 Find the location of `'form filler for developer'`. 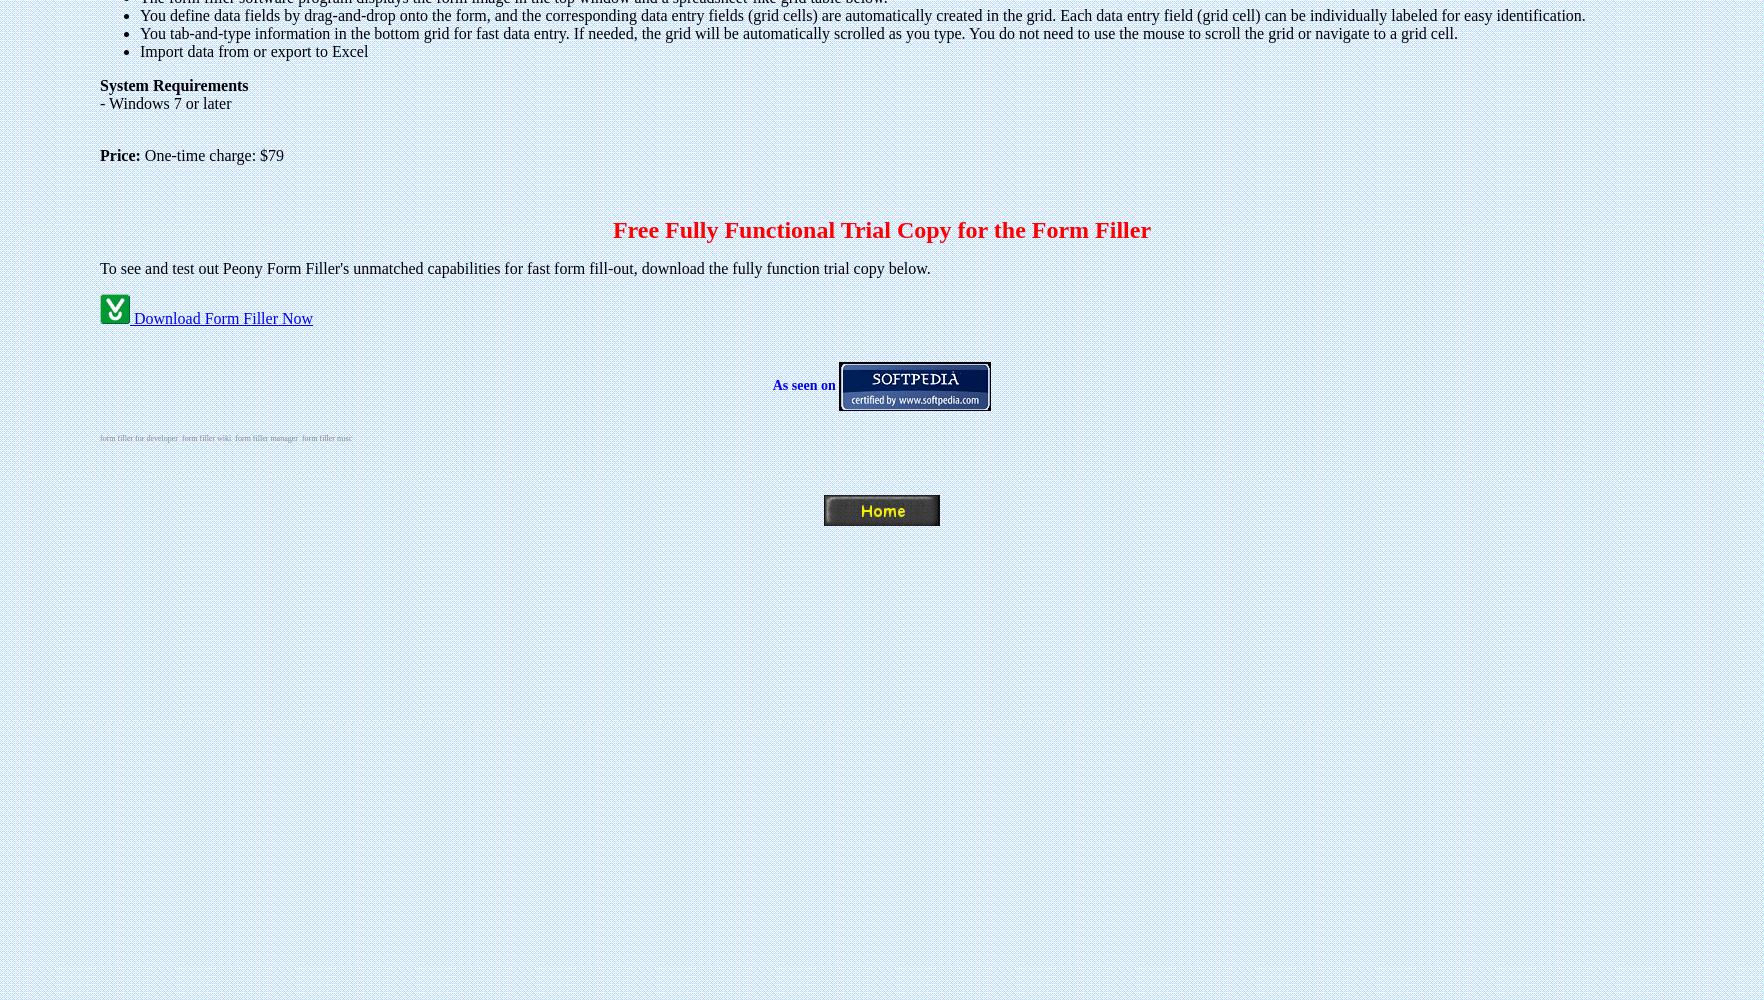

'form filler for developer' is located at coordinates (100, 438).